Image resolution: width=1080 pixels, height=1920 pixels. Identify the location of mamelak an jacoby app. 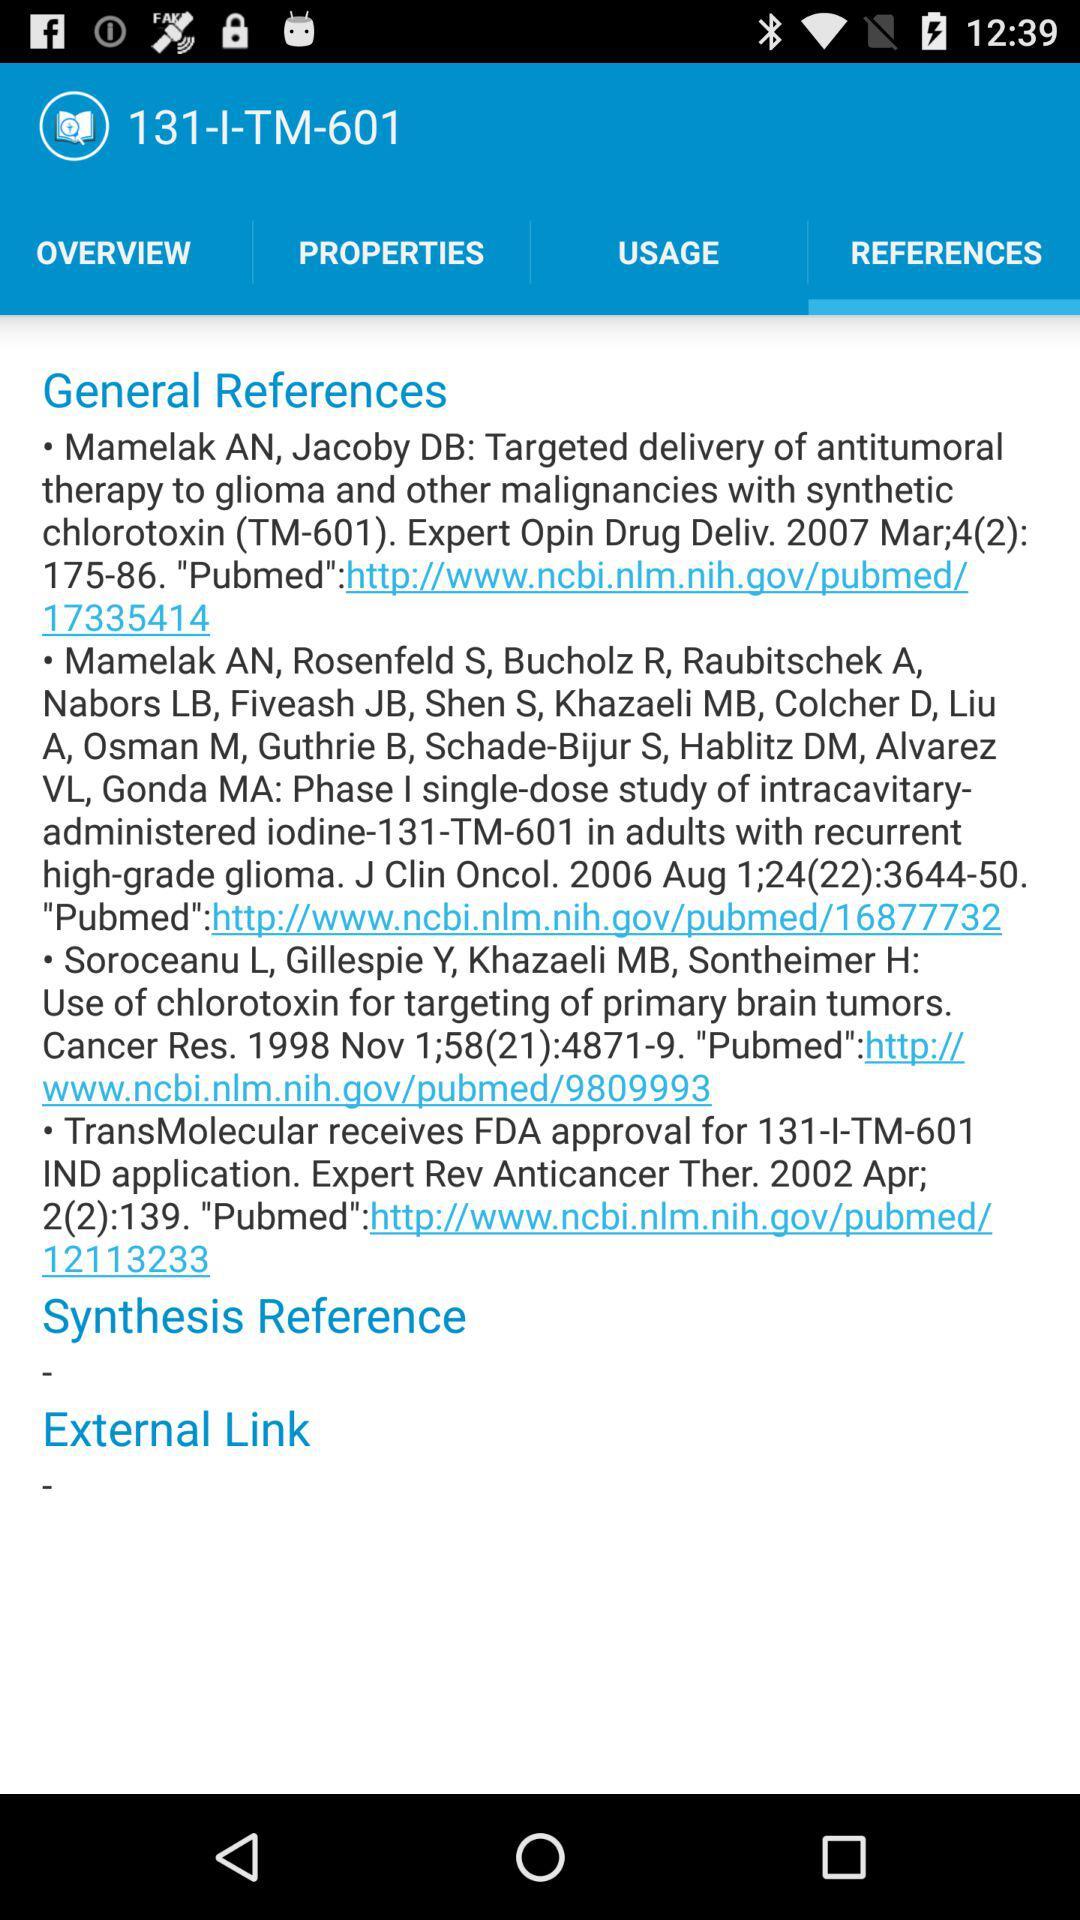
(540, 851).